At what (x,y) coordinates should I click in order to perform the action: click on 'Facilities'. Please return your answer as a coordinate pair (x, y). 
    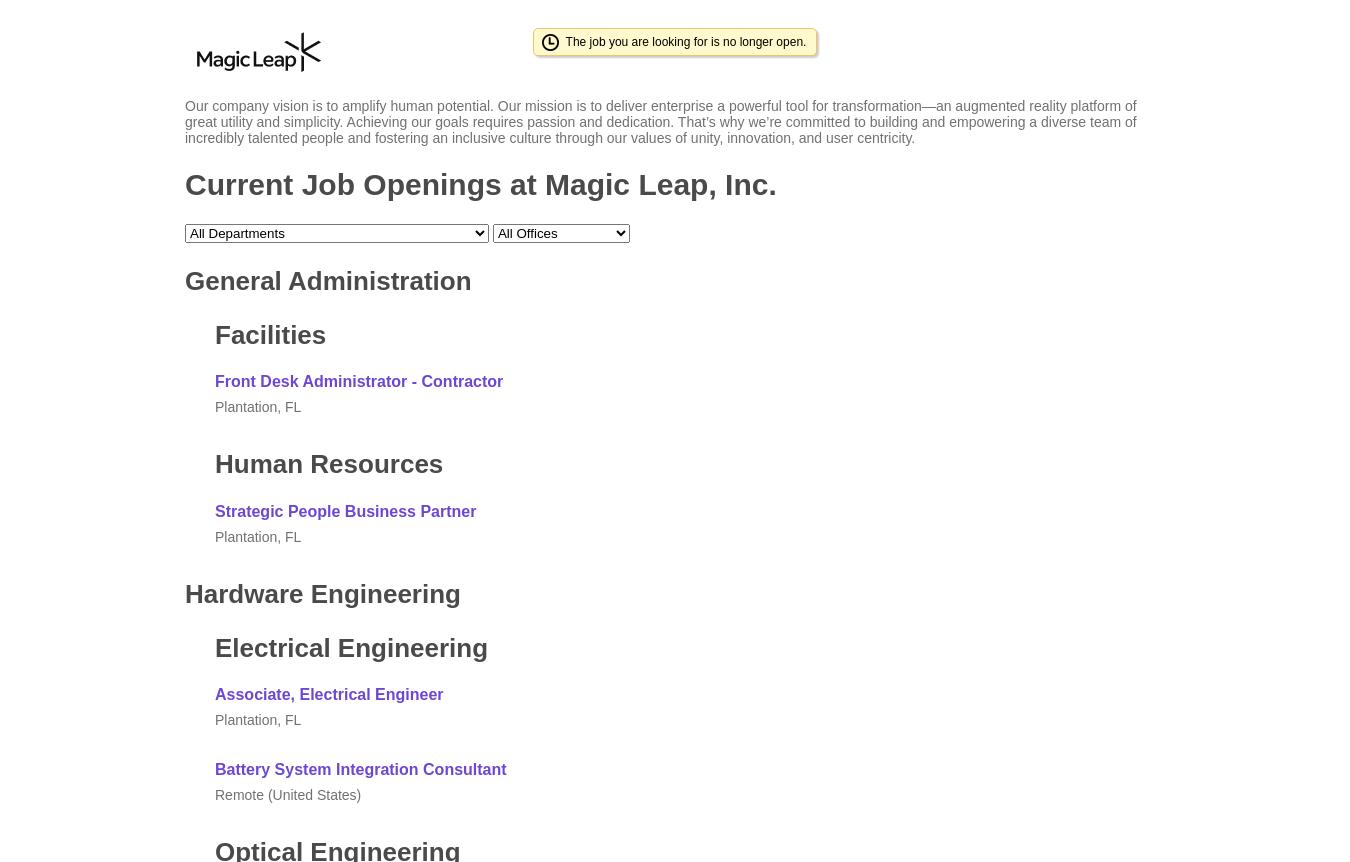
    Looking at the image, I should click on (269, 334).